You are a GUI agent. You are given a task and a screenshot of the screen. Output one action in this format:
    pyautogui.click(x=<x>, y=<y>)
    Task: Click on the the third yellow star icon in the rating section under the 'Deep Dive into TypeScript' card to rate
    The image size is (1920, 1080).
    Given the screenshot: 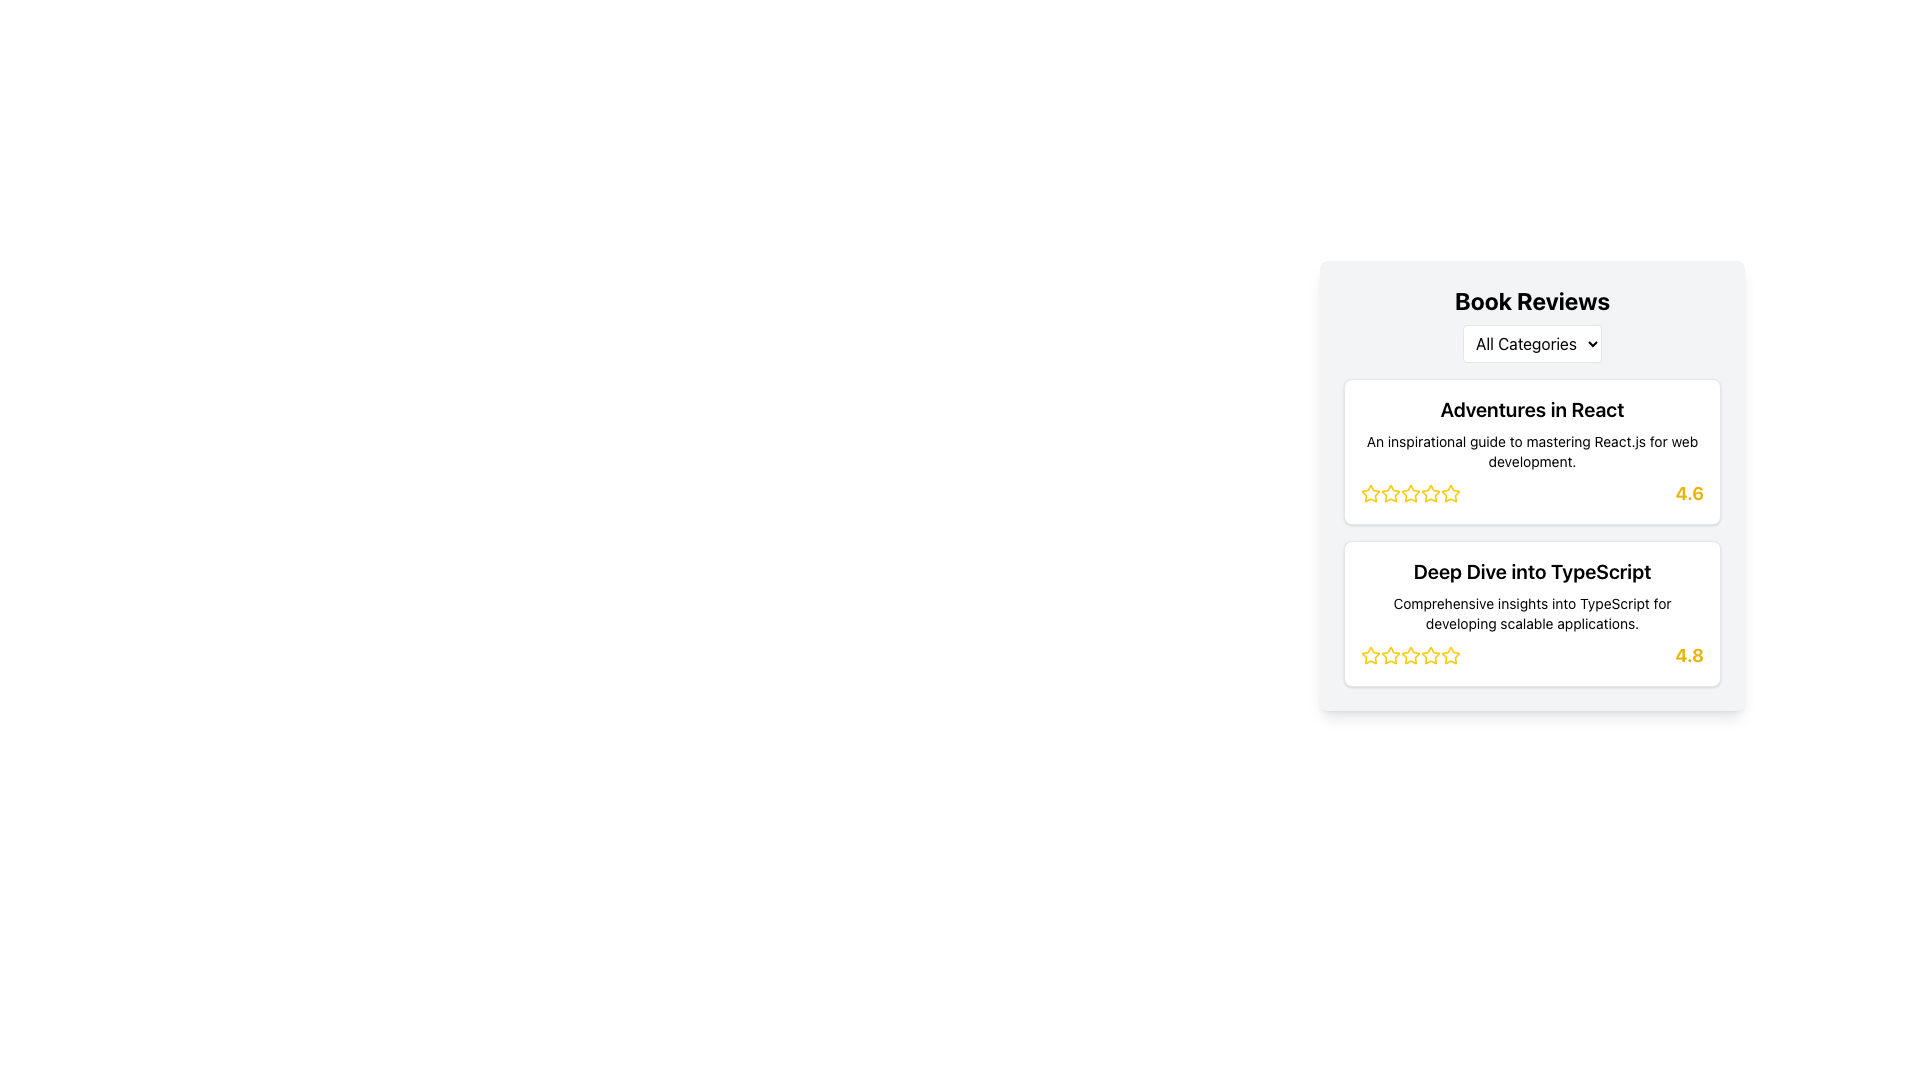 What is the action you would take?
    pyautogui.click(x=1410, y=655)
    